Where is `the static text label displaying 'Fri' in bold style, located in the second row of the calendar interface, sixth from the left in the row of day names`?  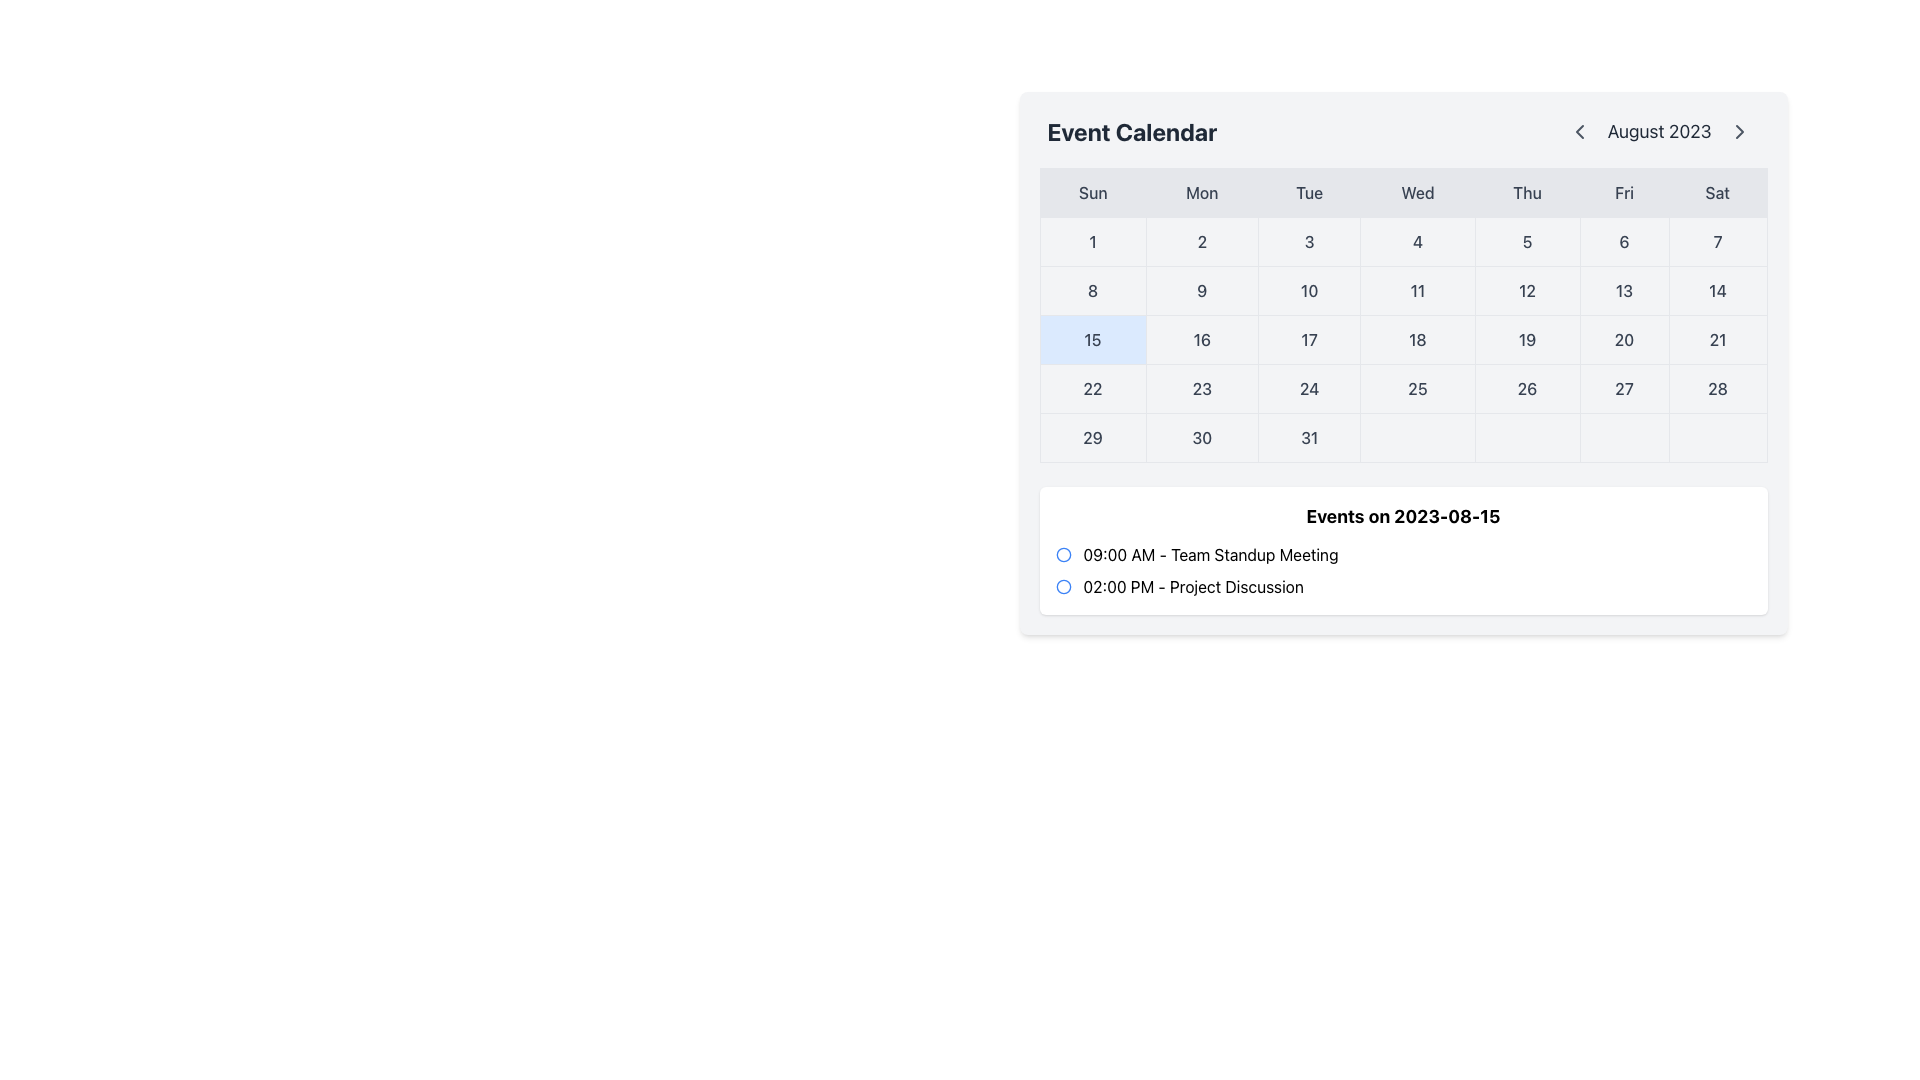 the static text label displaying 'Fri' in bold style, located in the second row of the calendar interface, sixth from the left in the row of day names is located at coordinates (1624, 192).